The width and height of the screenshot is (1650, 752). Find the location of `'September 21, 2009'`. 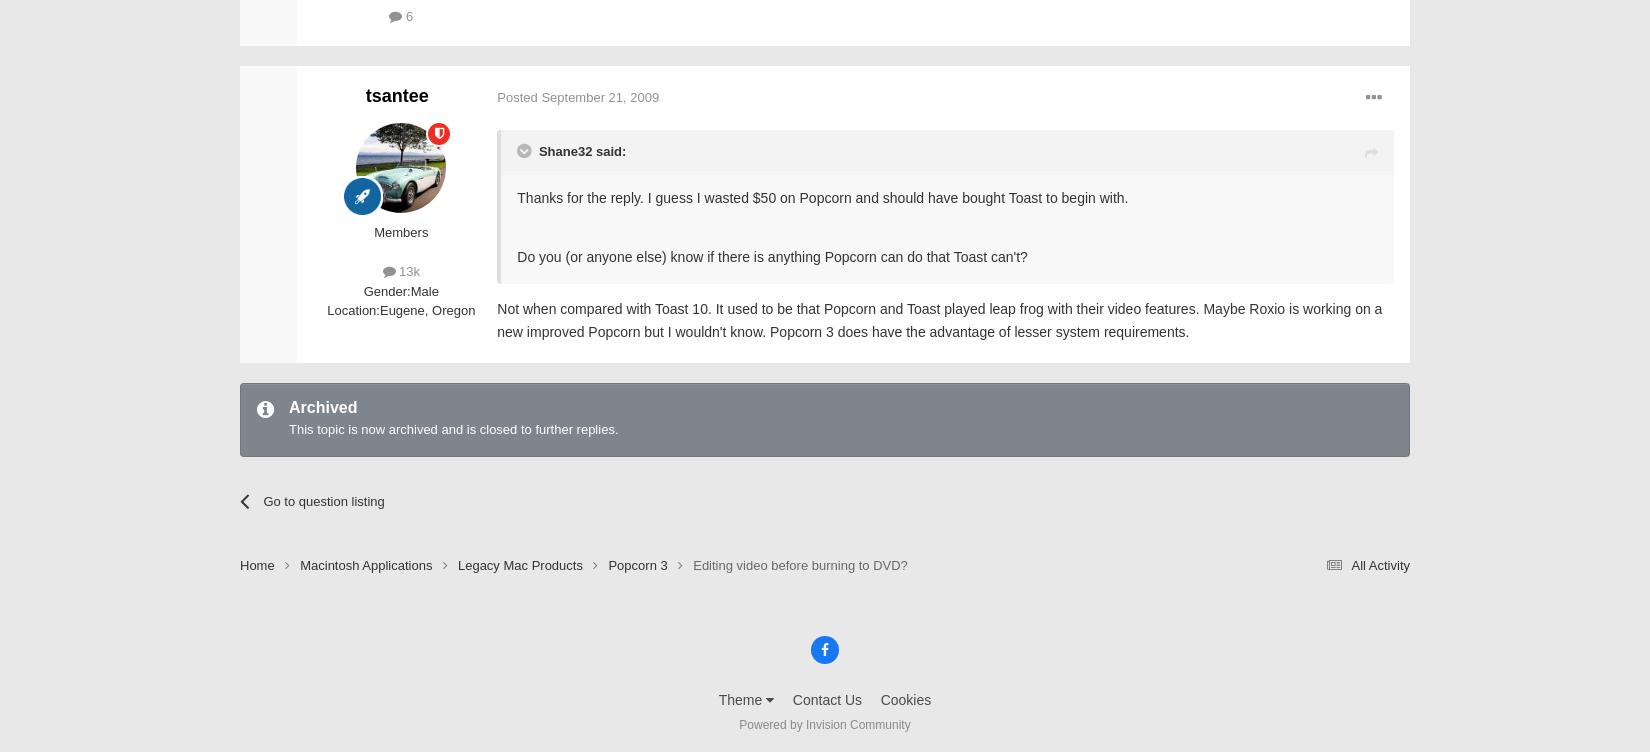

'September 21, 2009' is located at coordinates (540, 96).